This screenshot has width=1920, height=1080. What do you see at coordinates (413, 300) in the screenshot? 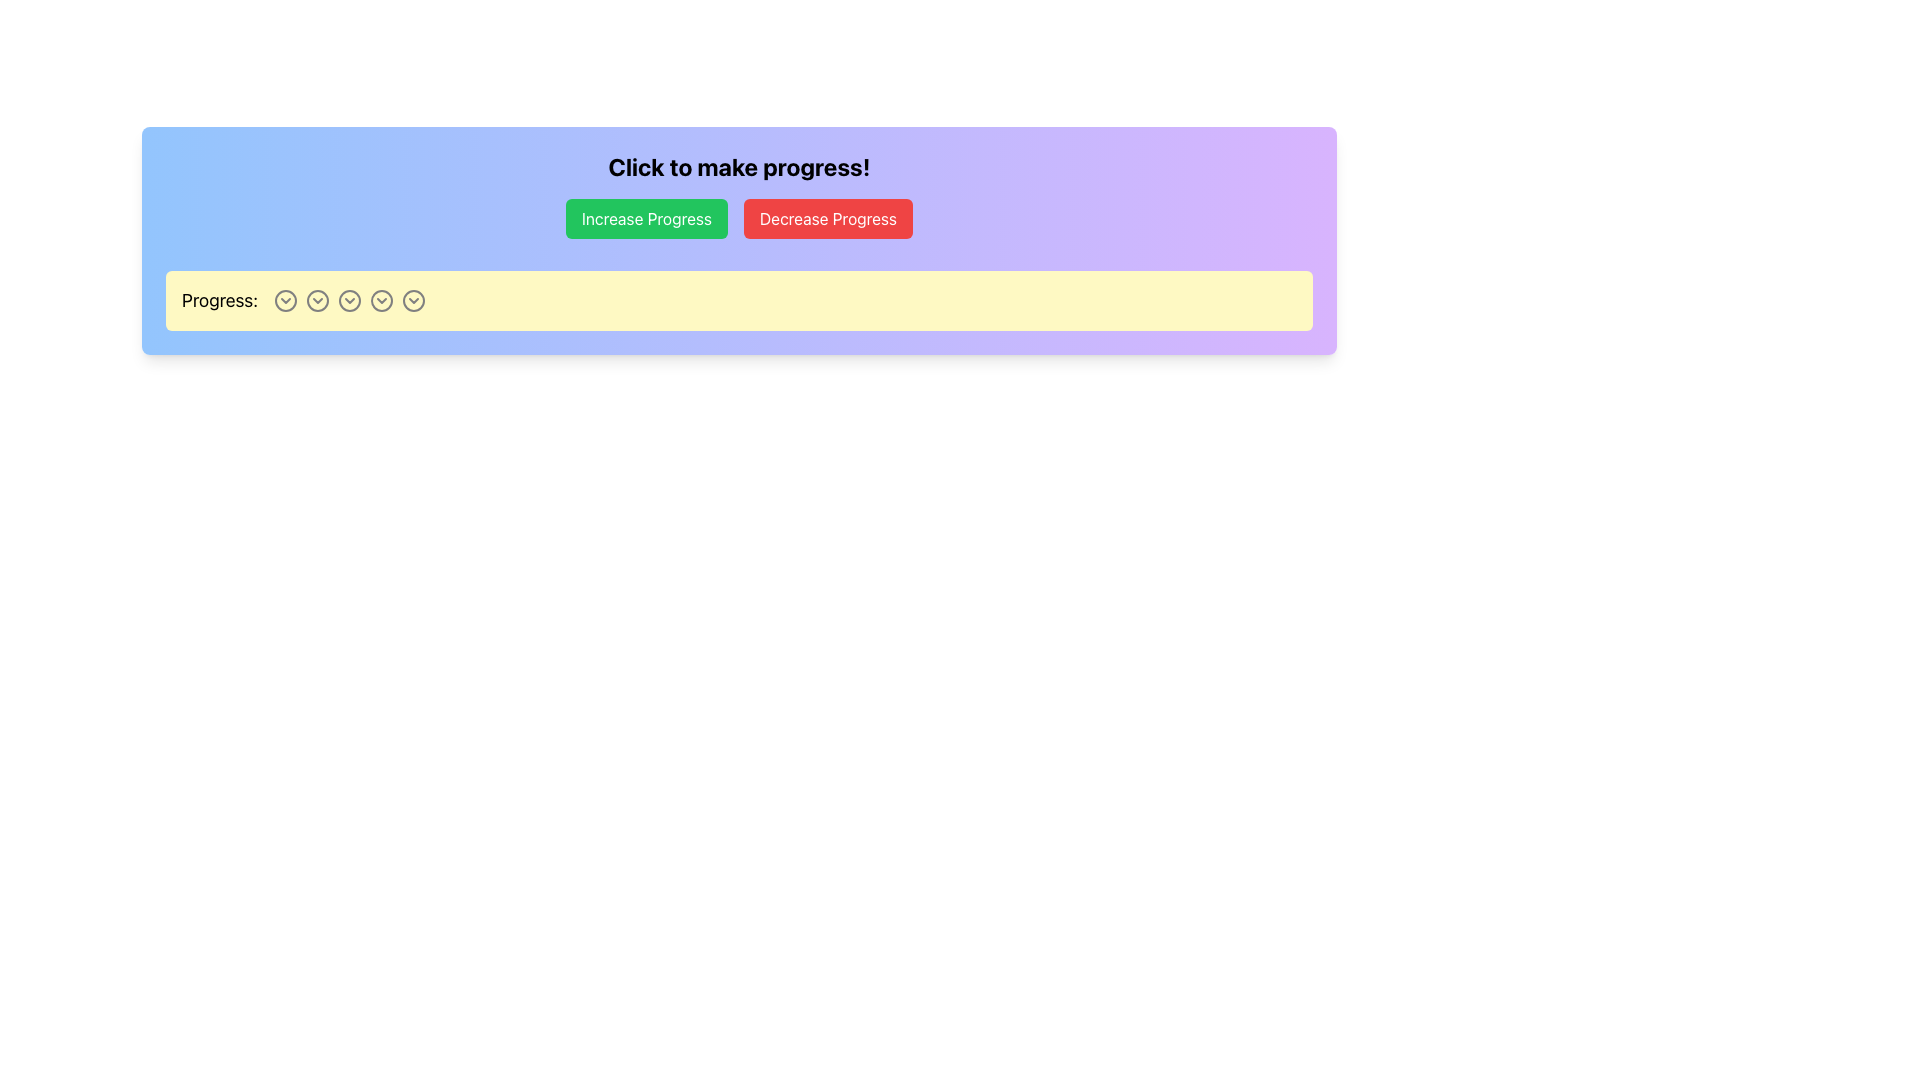
I see `Circle element within the chevron-down icon located on the rightmost side of the progress indicator row using developer tools` at bounding box center [413, 300].